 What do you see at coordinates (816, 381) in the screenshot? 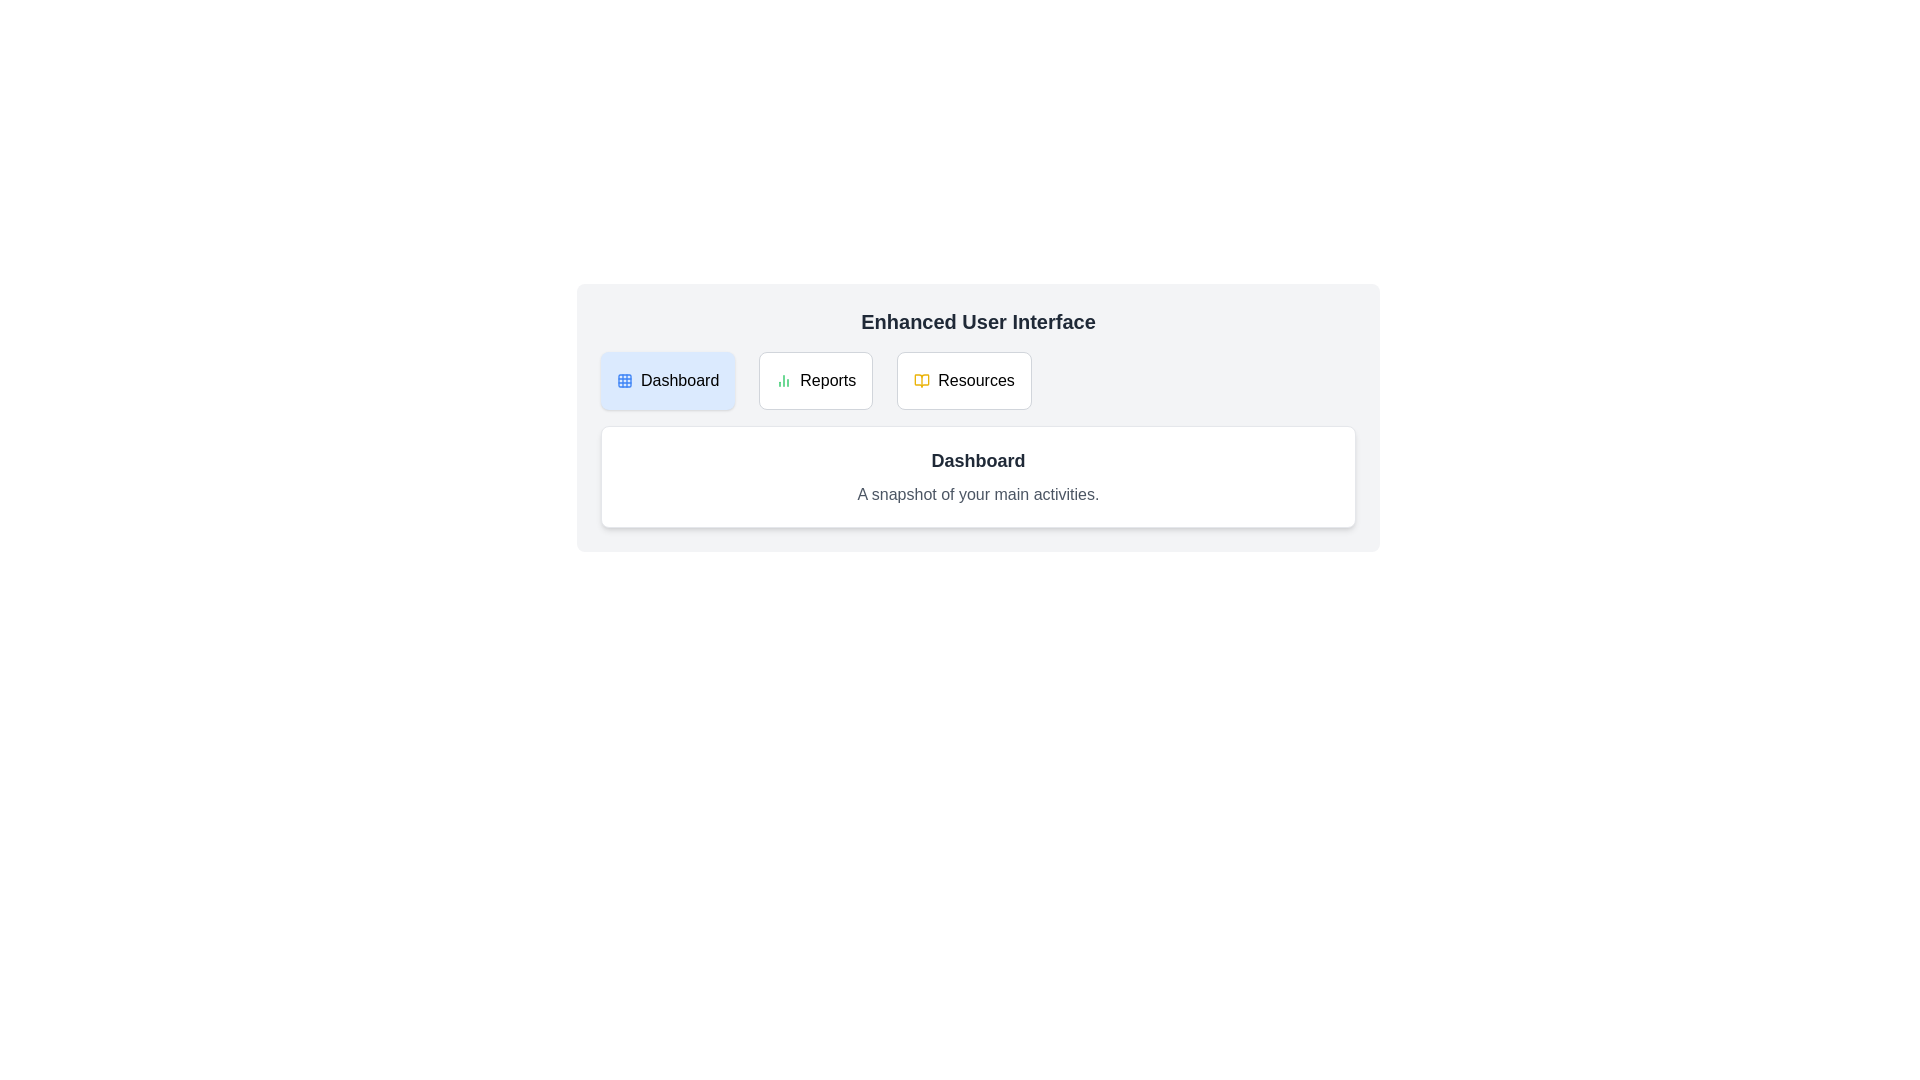
I see `the tab labeled Reports` at bounding box center [816, 381].